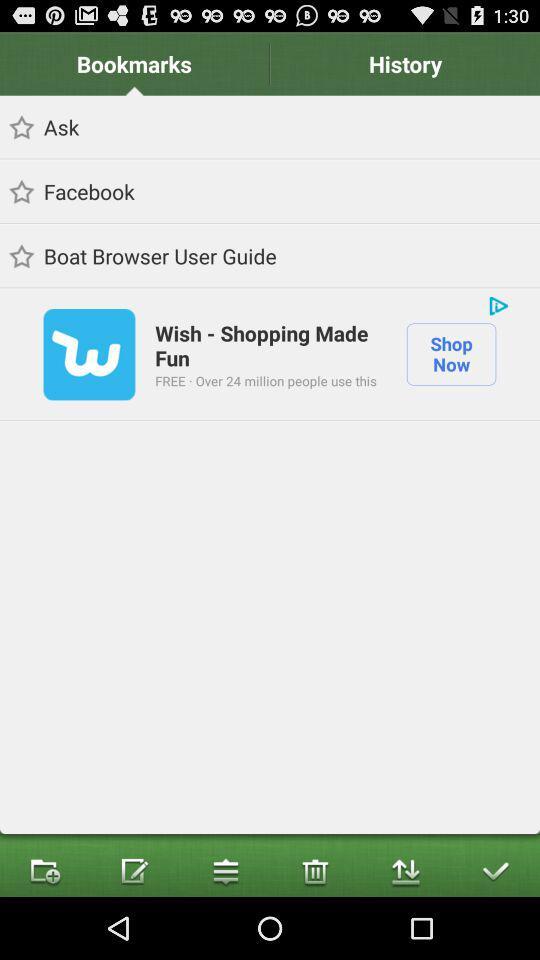 The image size is (540, 960). Describe the element at coordinates (135, 931) in the screenshot. I see `the flash icon` at that location.